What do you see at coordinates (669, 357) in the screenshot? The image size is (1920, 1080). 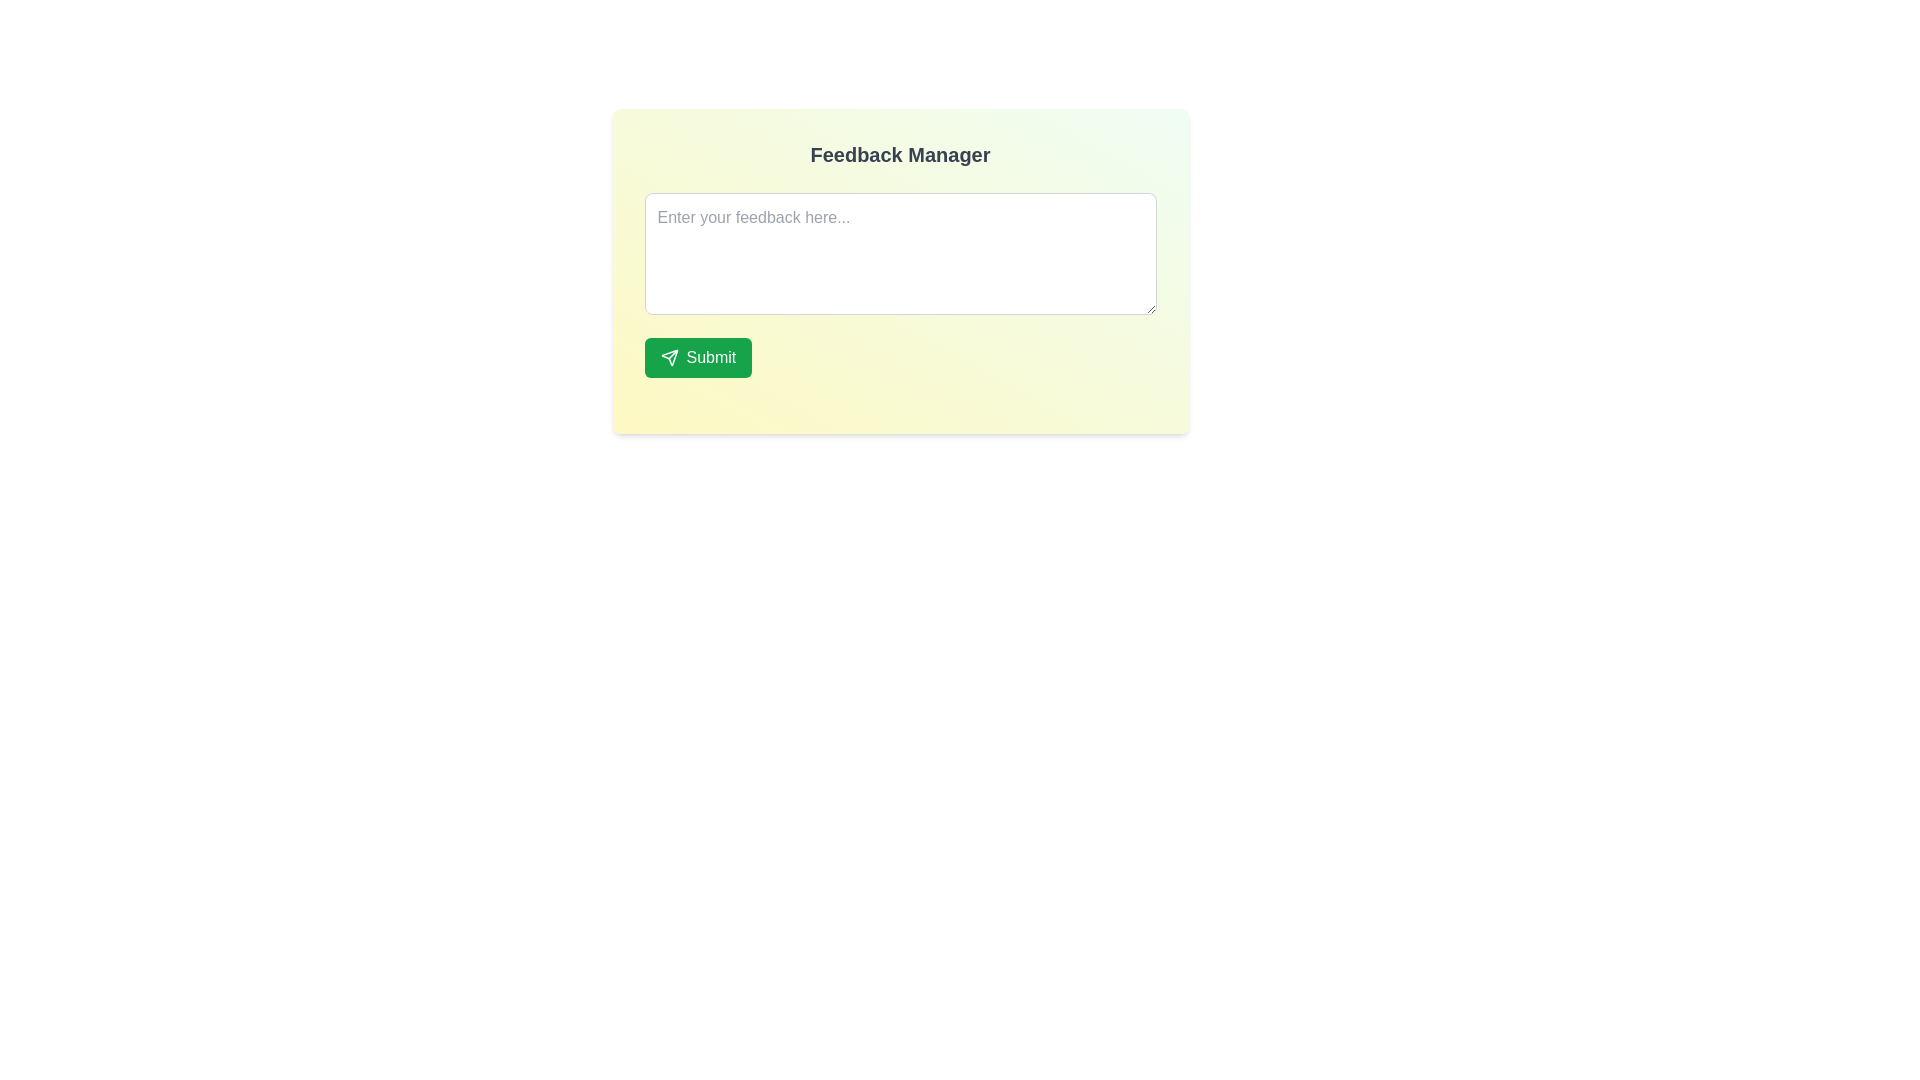 I see `the paper airplane icon located within the green 'Submit' button` at bounding box center [669, 357].